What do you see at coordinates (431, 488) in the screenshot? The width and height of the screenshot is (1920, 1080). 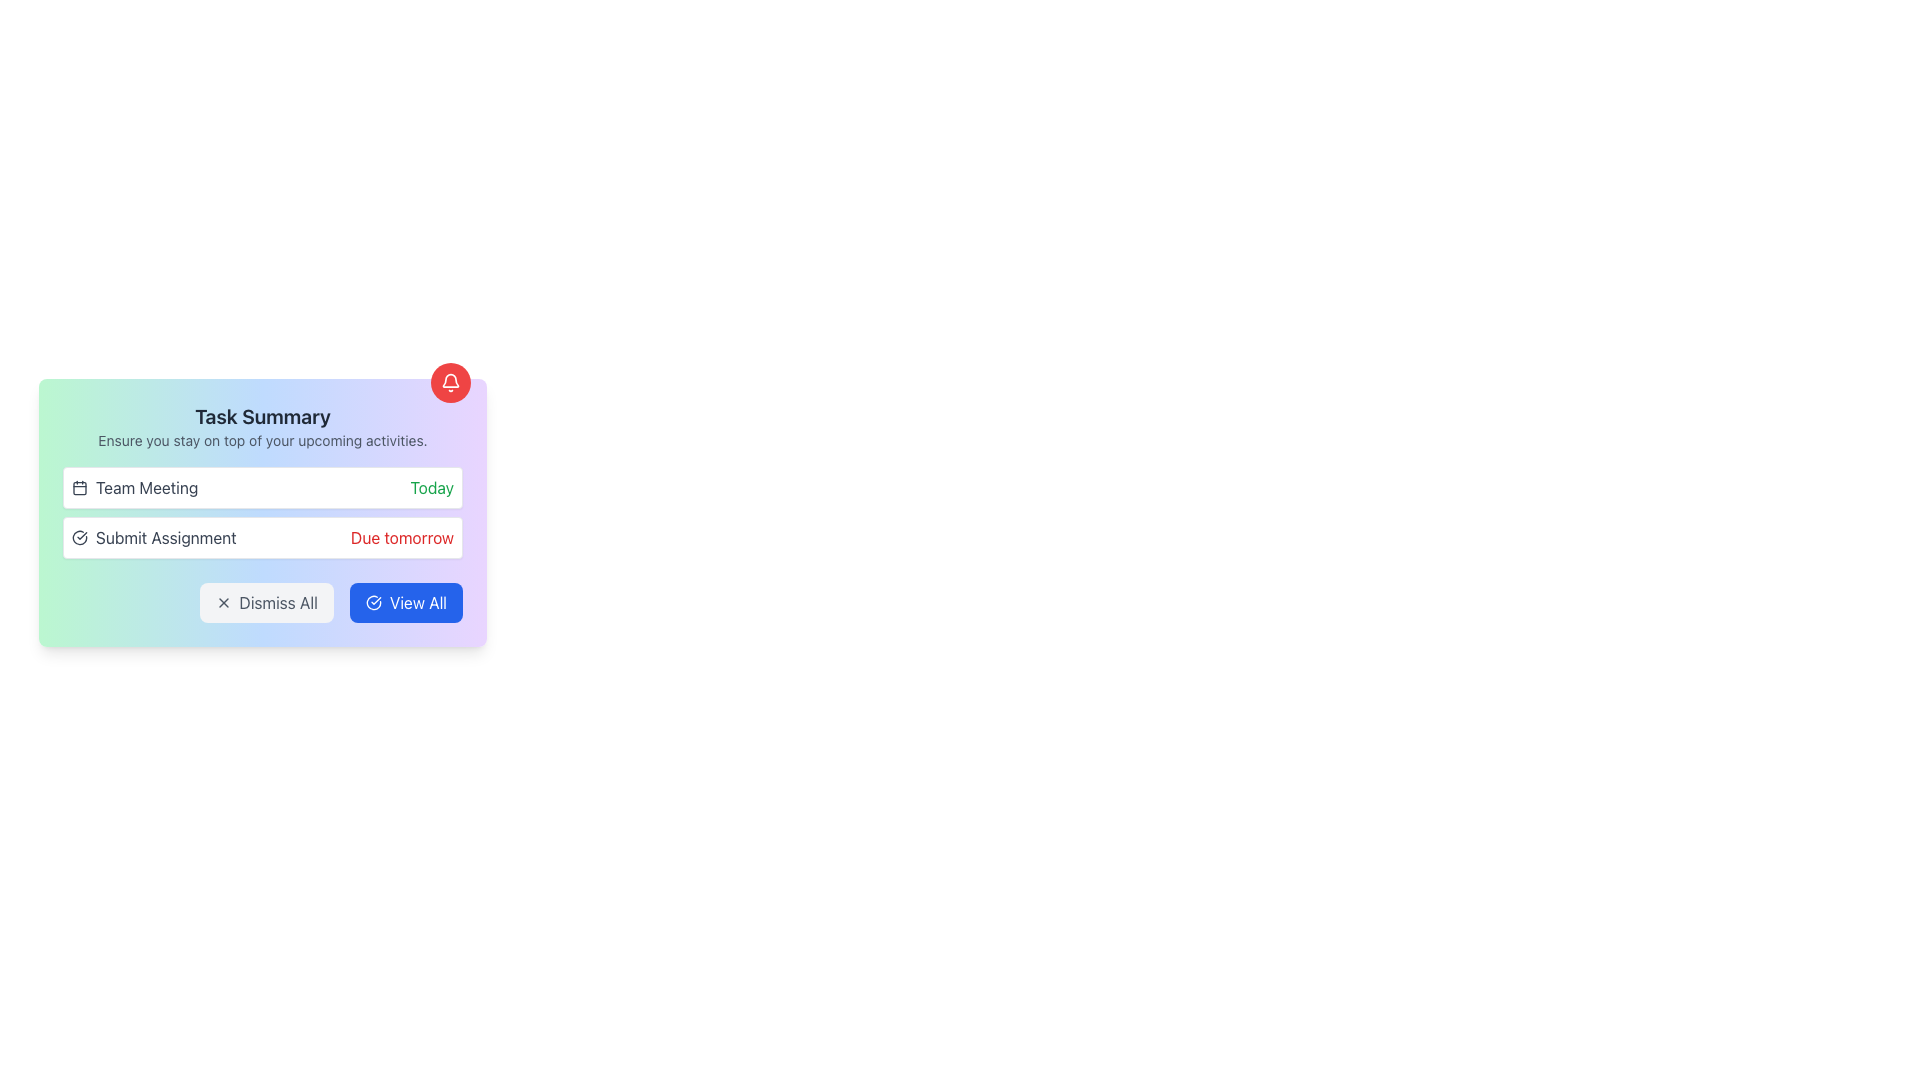 I see `the Text Label that indicates the current date or status, specifically denoting that the associated task occurs or is relevant 'Today', located on the right side of the 'Team Meeting' string` at bounding box center [431, 488].